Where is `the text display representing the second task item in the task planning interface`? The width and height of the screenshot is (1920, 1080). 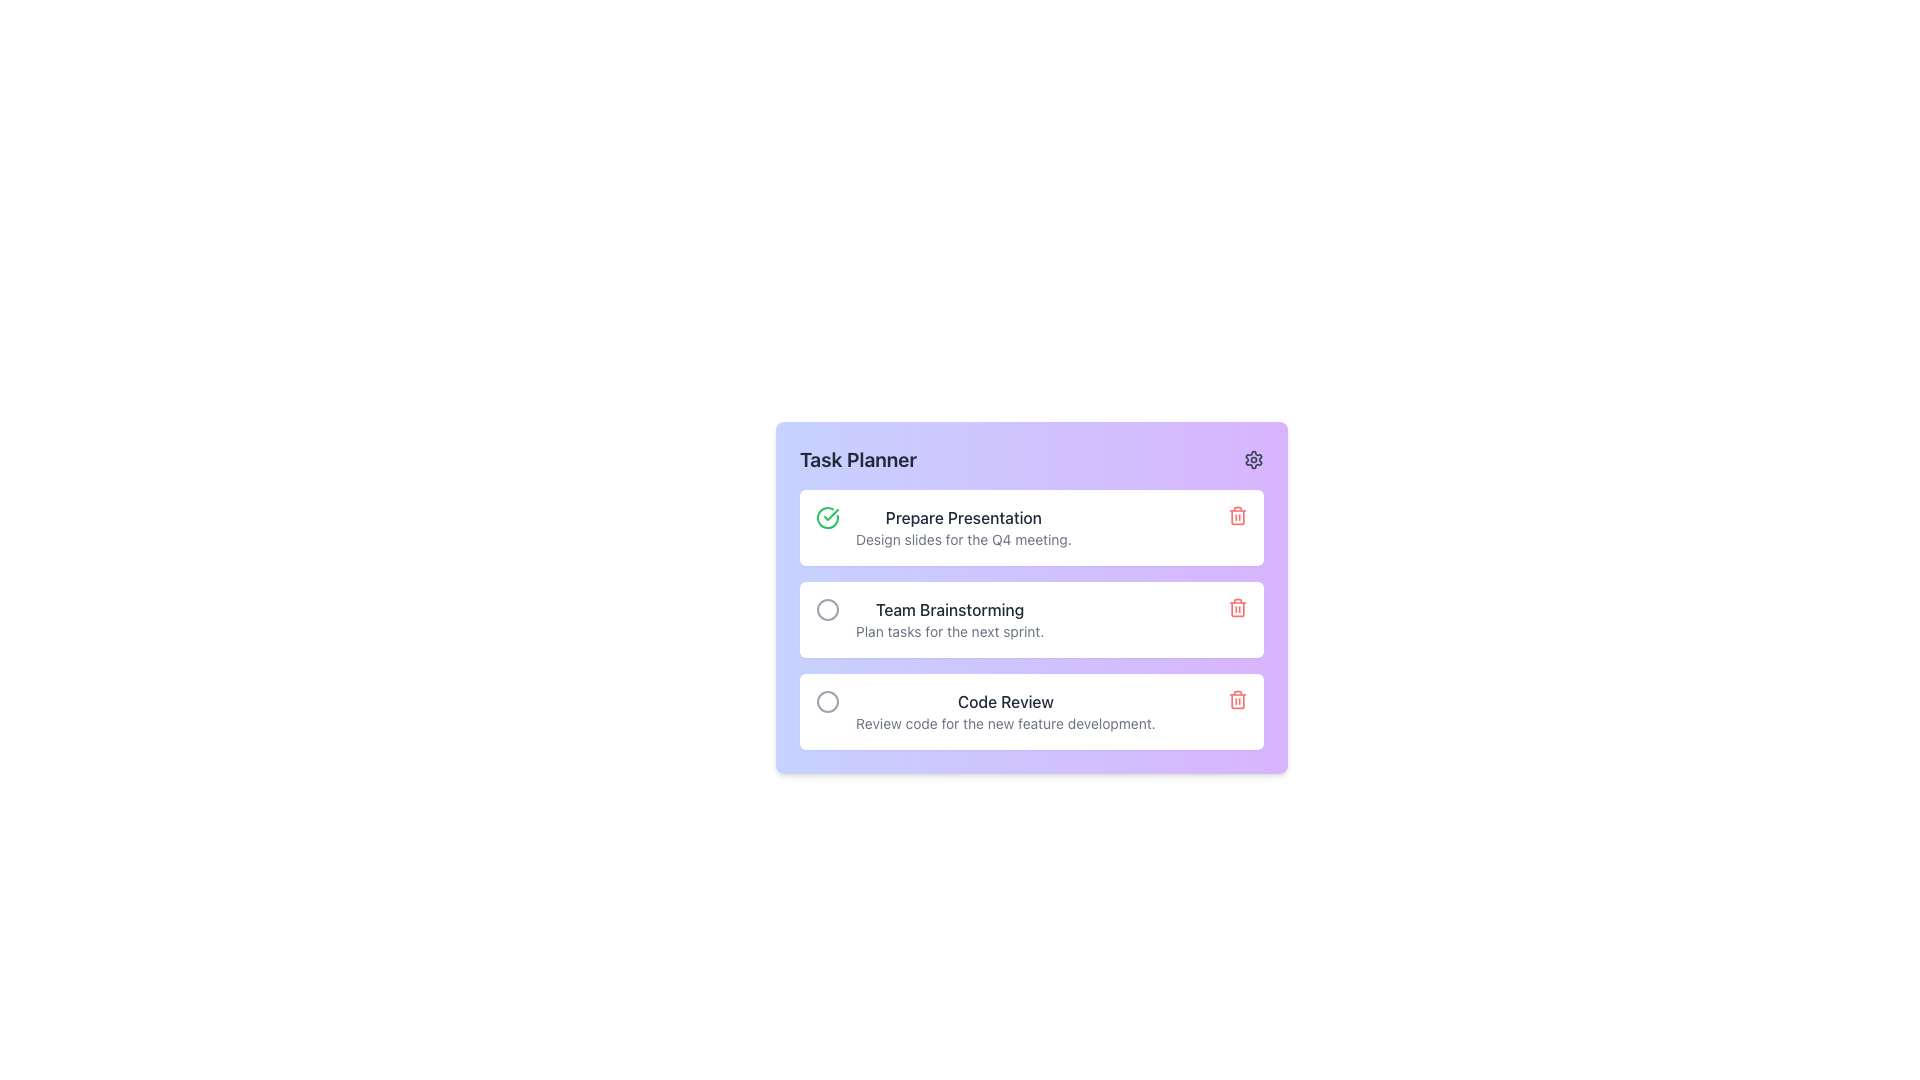
the text display representing the second task item in the task planning interface is located at coordinates (949, 619).